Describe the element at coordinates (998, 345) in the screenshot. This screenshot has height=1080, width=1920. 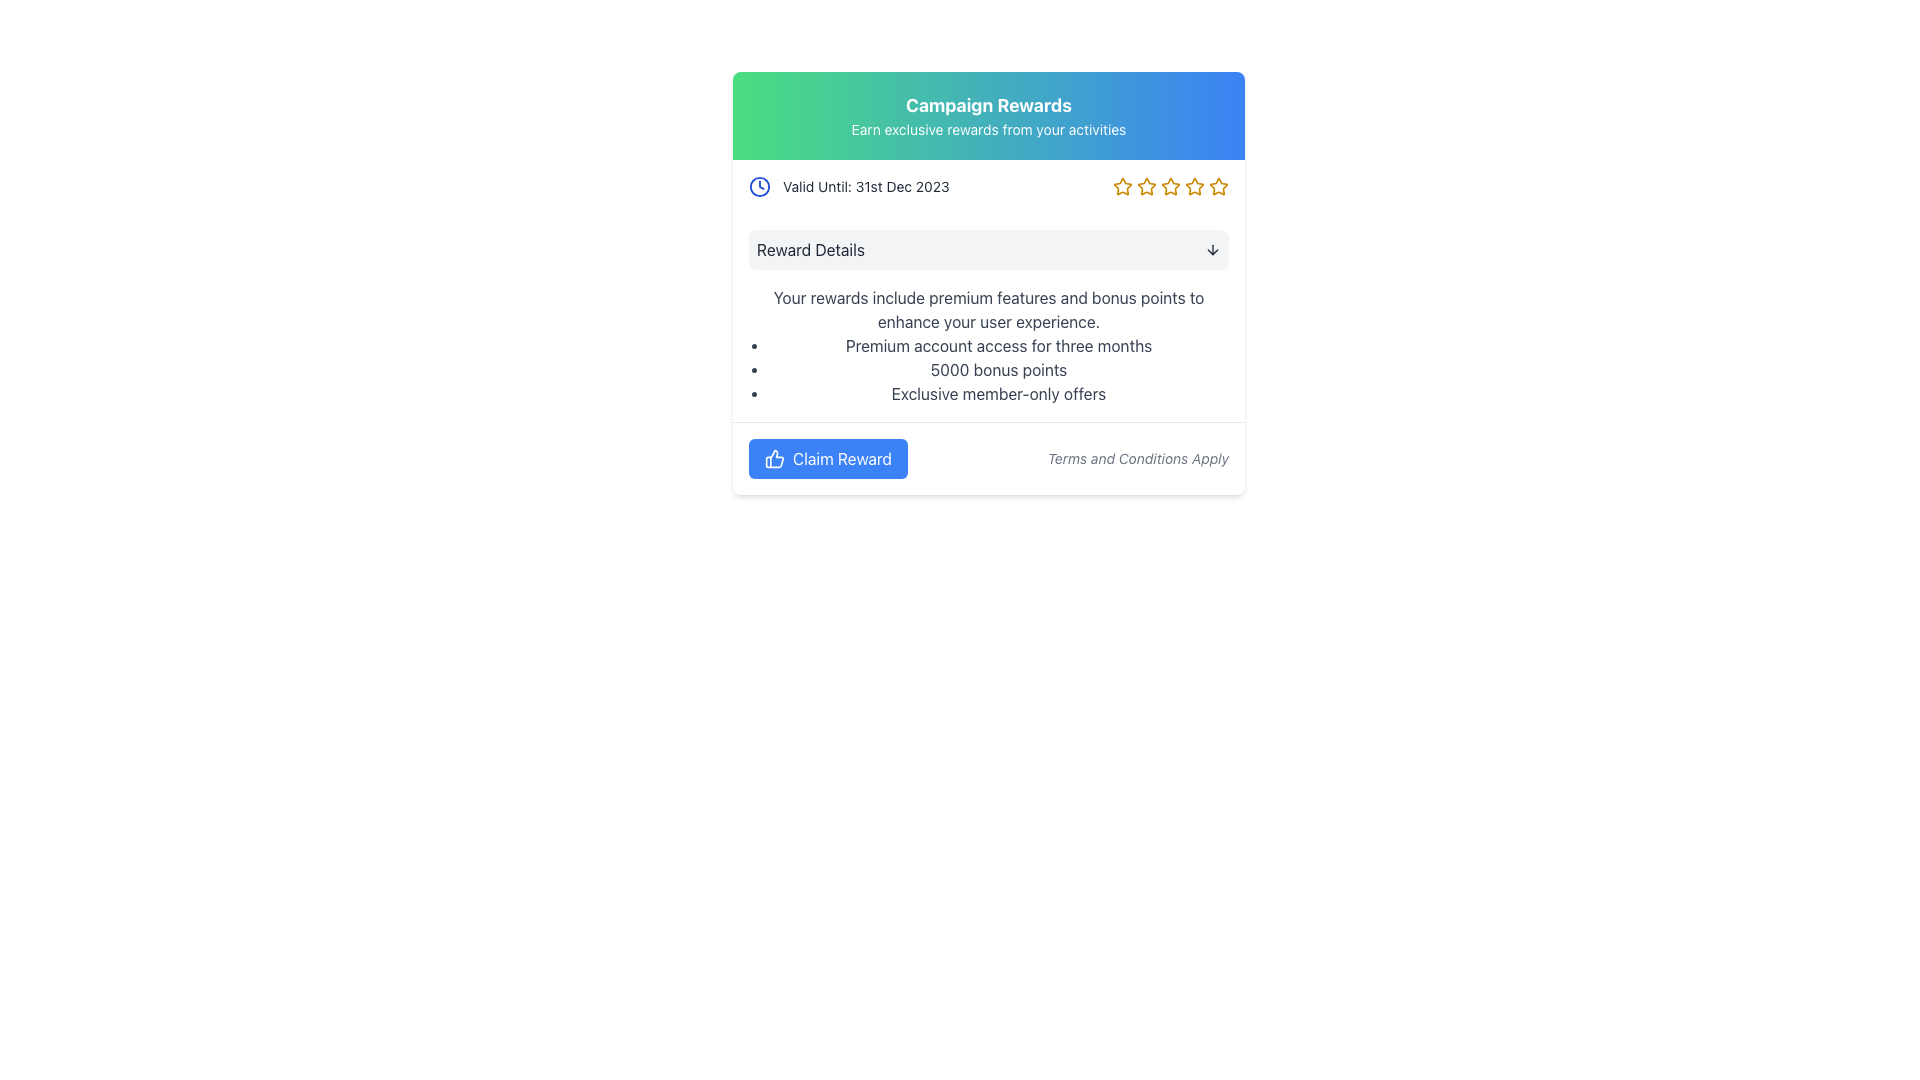
I see `the first static text item in the bullet-pointed list that provides information about premium account access for three months, located under 'Reward Details'` at that location.